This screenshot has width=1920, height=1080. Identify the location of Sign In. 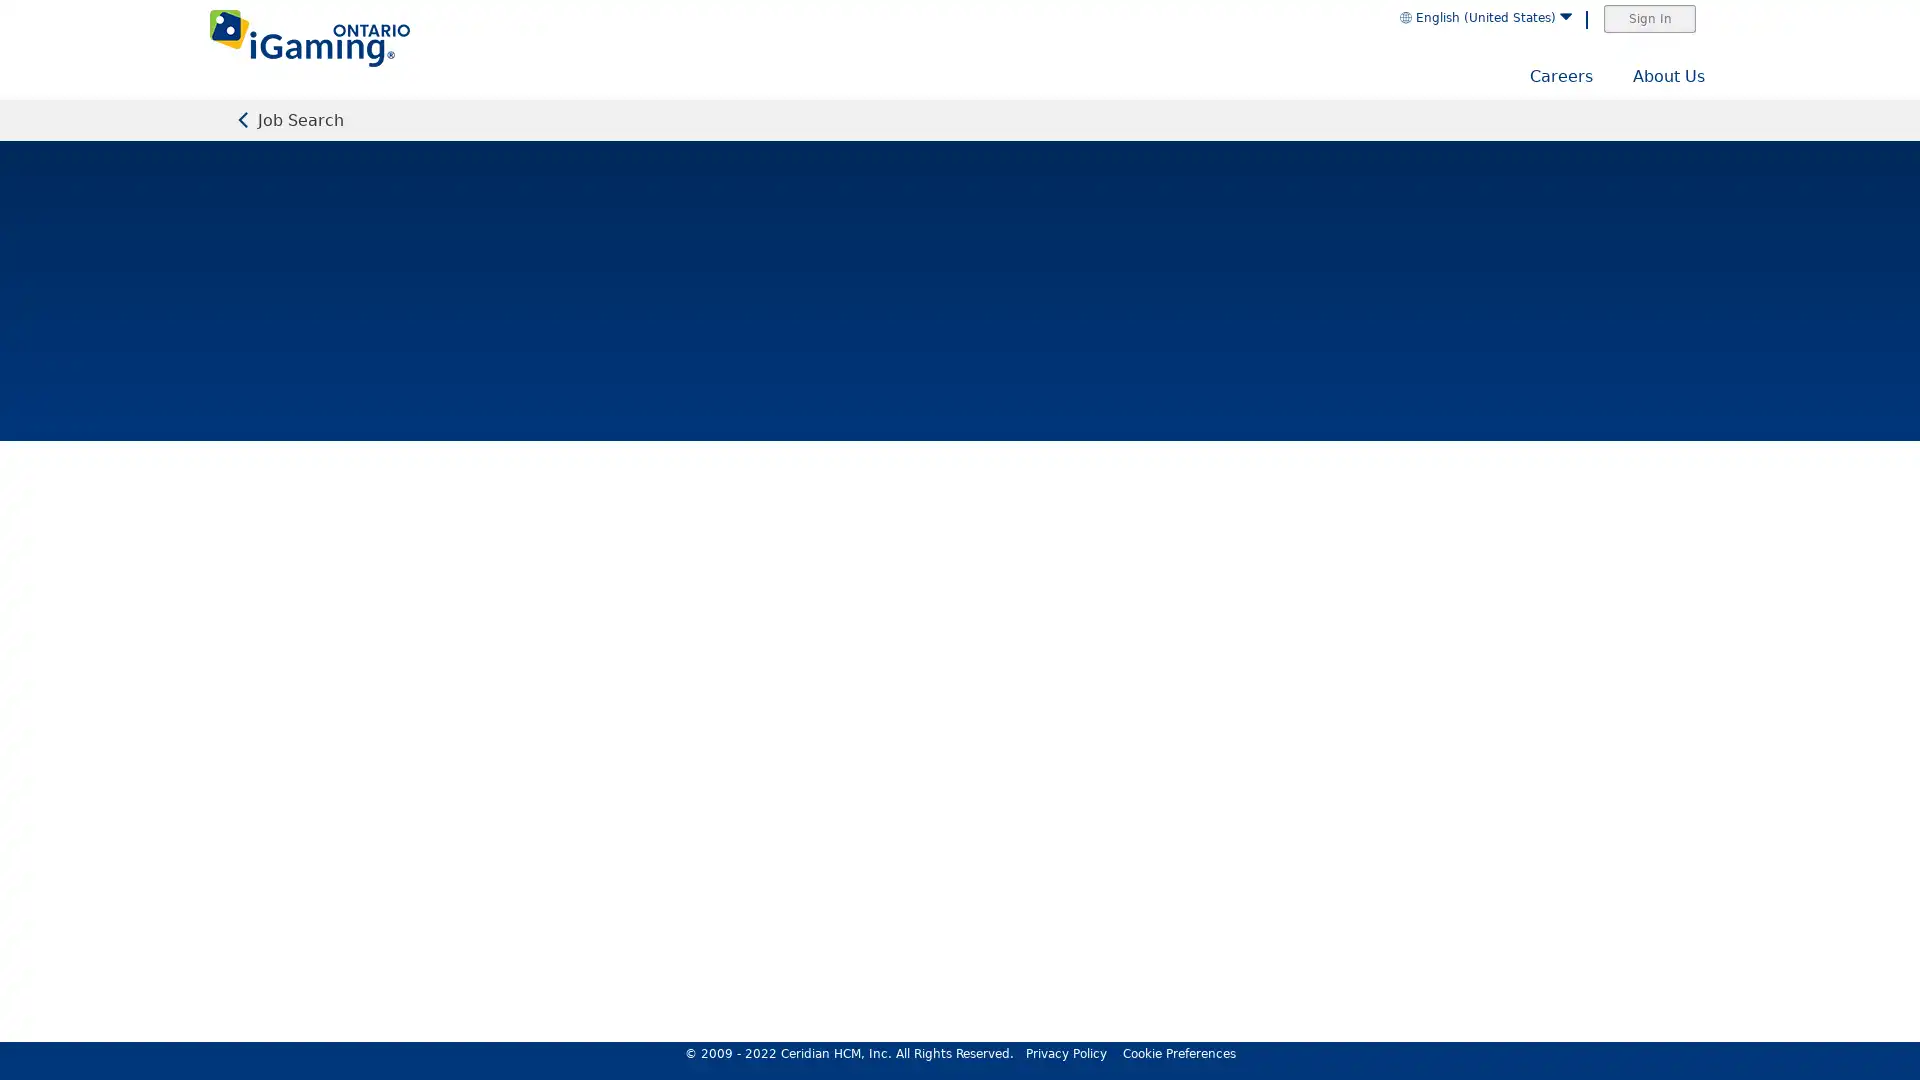
(960, 645).